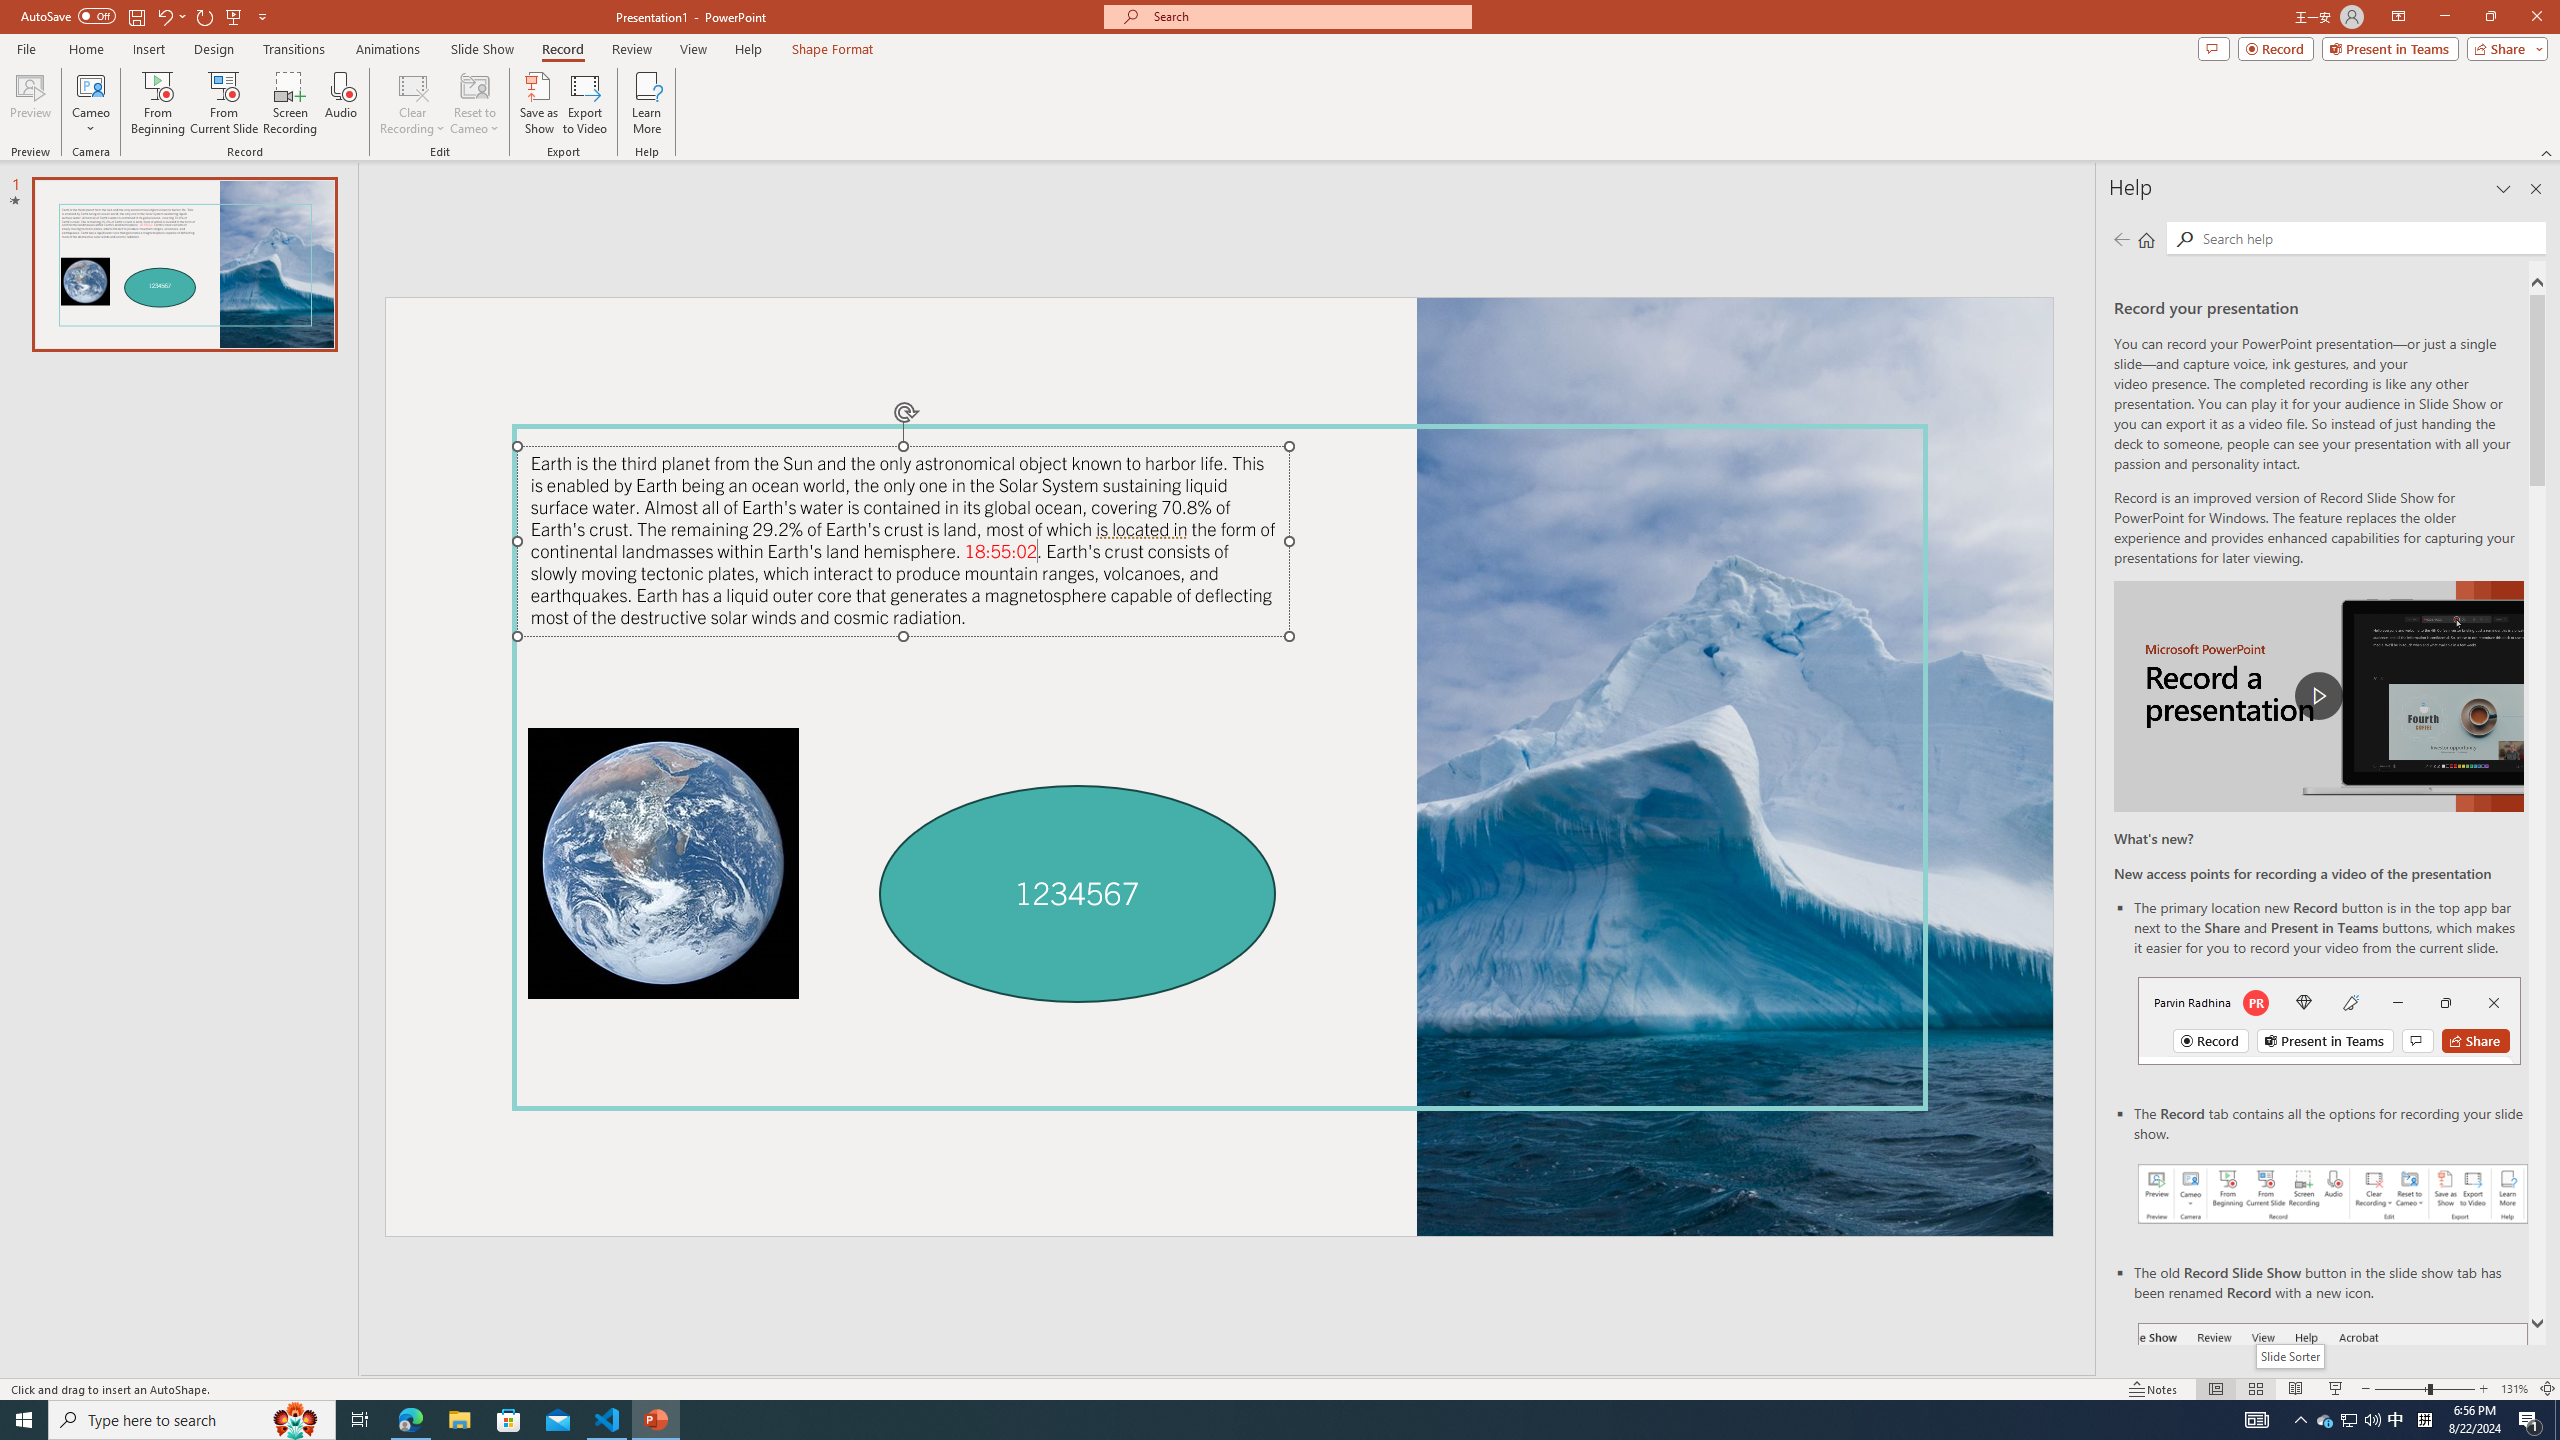  I want to click on 'Zoom 131%', so click(2515, 1389).